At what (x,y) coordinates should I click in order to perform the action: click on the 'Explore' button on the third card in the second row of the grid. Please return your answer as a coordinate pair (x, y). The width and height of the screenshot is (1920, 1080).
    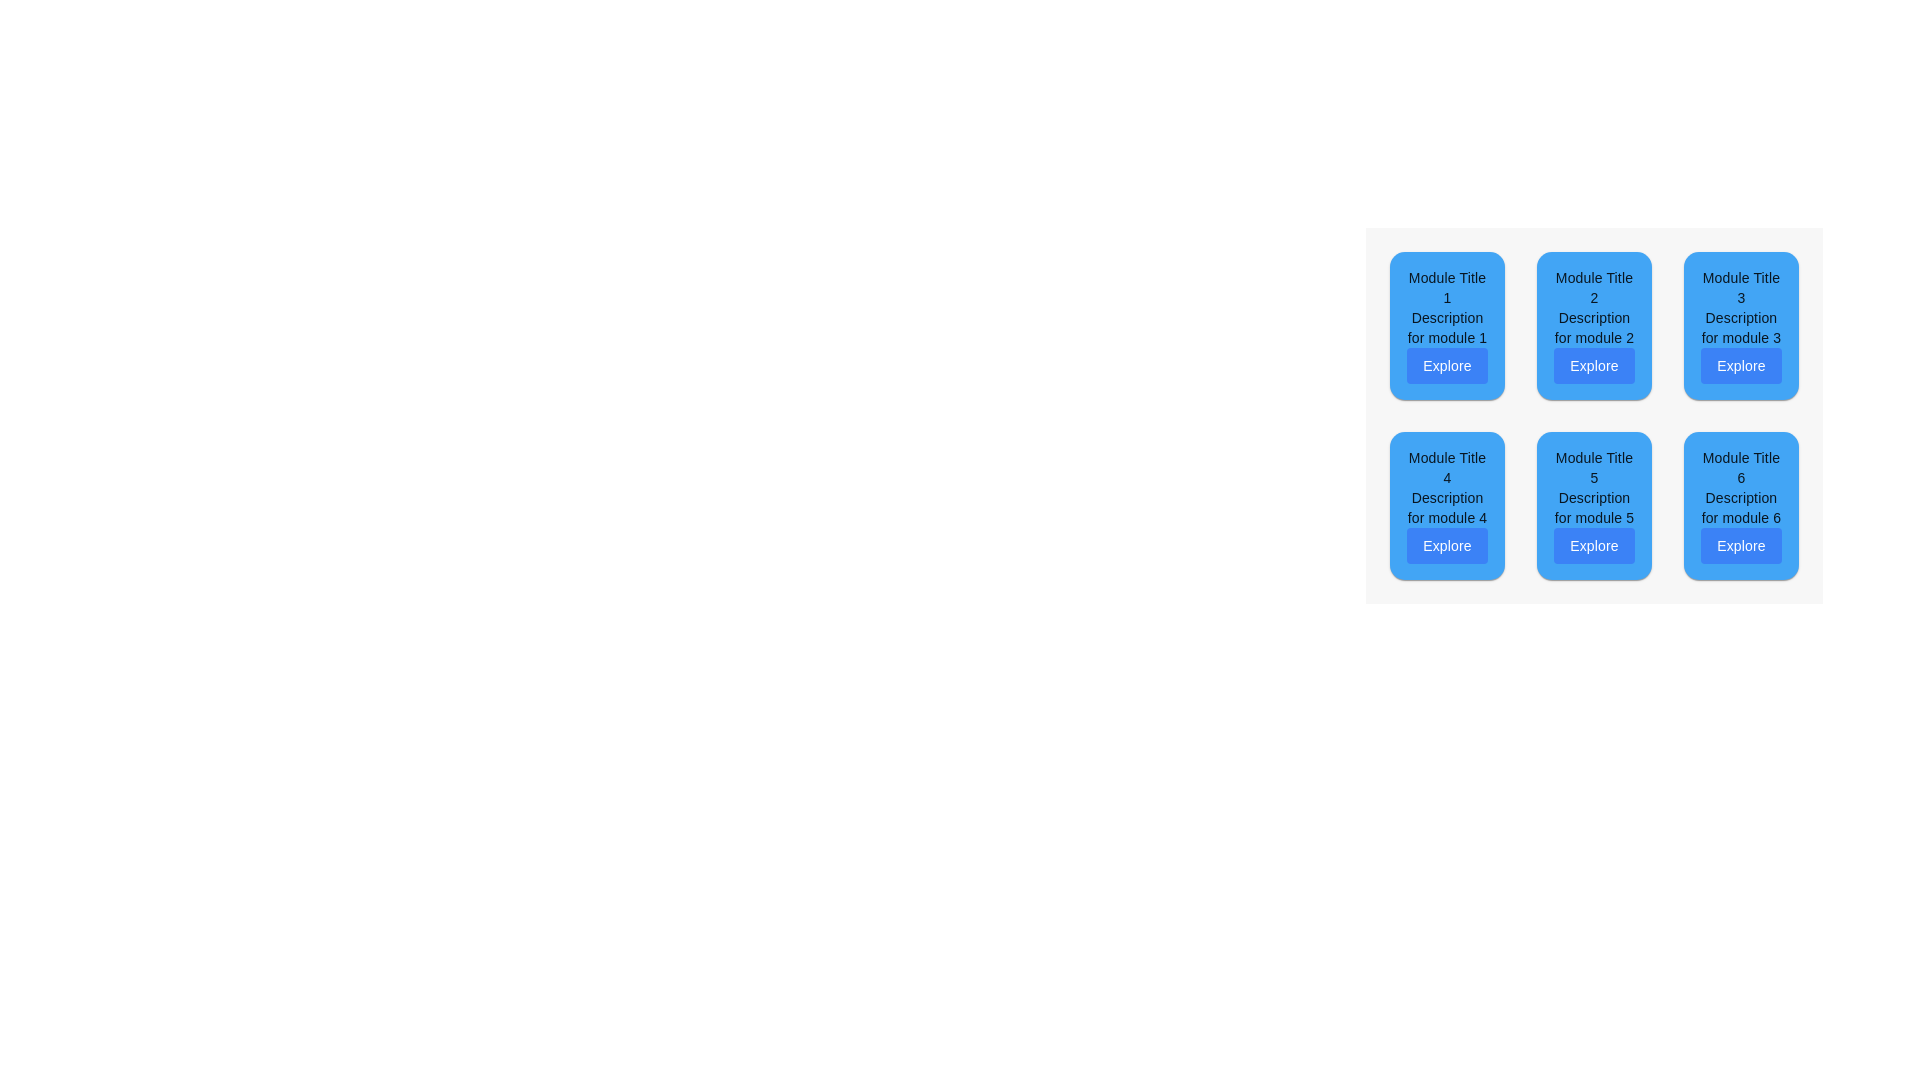
    Looking at the image, I should click on (1740, 505).